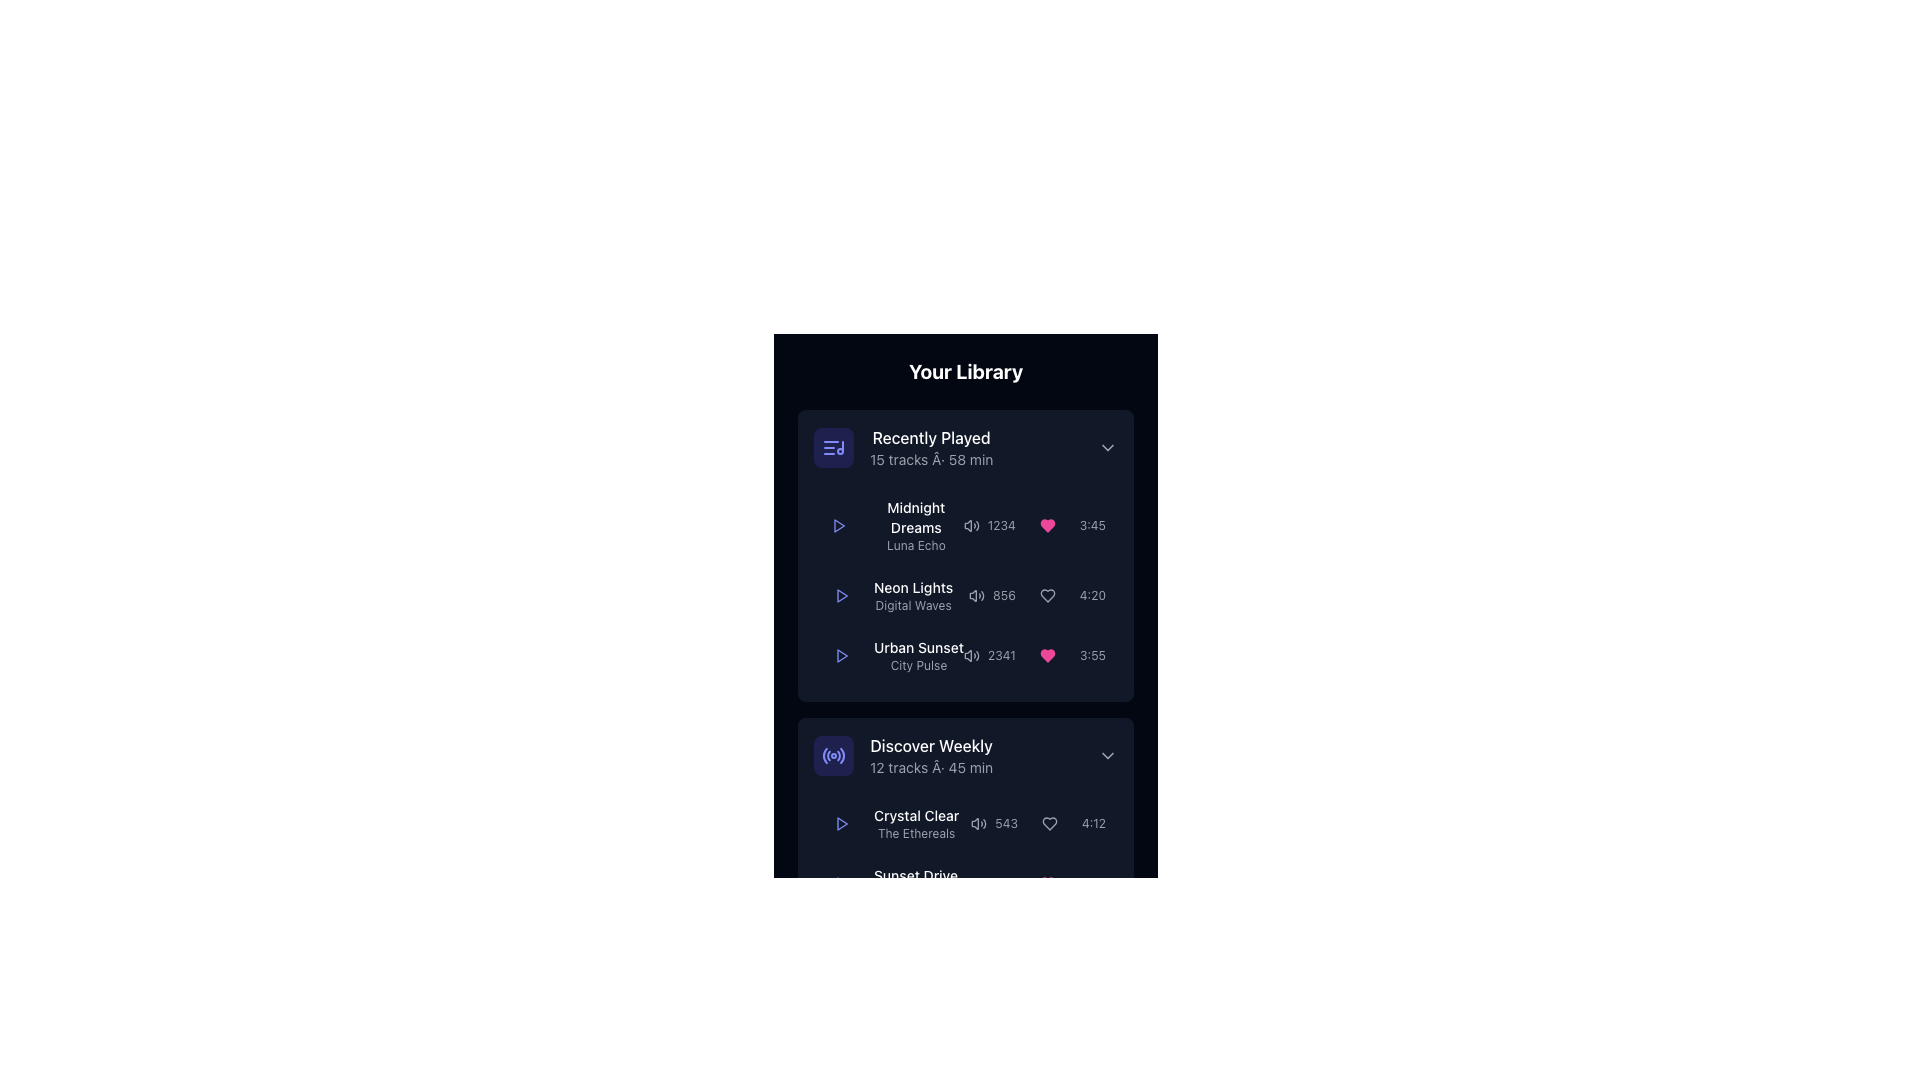 This screenshot has height=1080, width=1920. I want to click on duration value displayed as '4:20' in small gray font, located in the 'Neon Lights' row of the 'Recently Played' section, at the far right after the heart icon, so click(1091, 595).